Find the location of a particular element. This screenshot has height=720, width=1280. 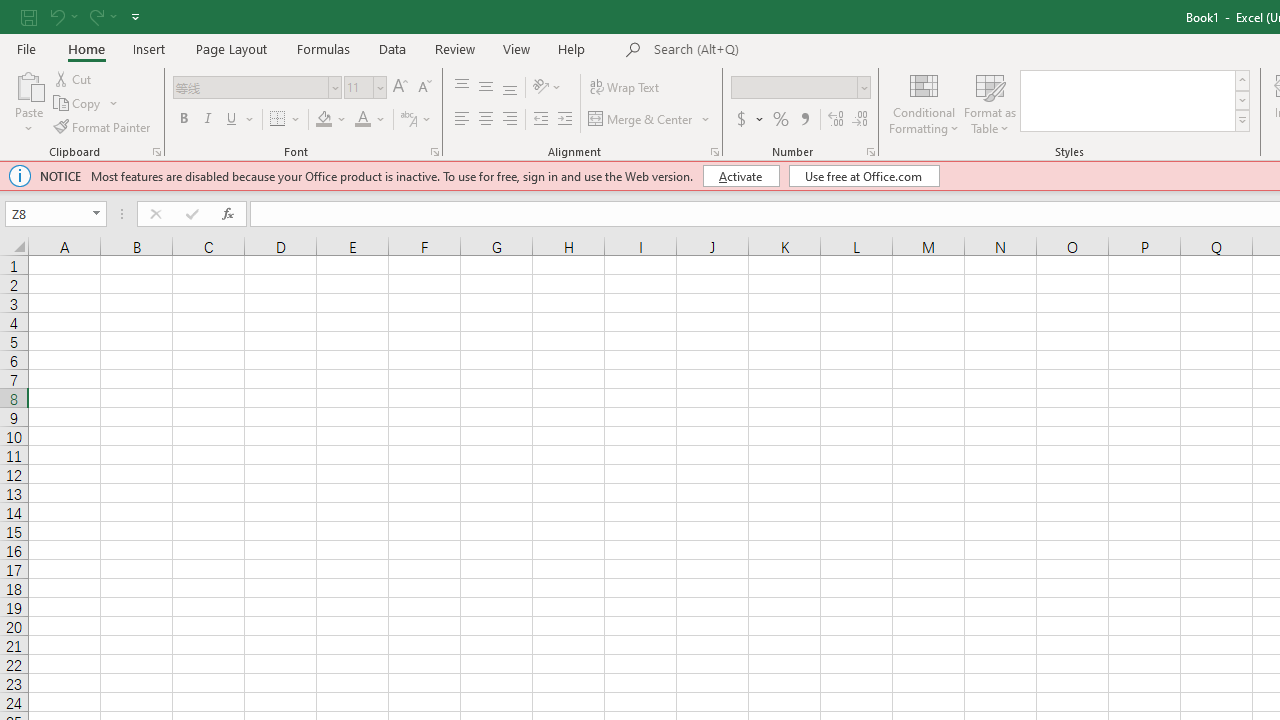

'Font Color' is located at coordinates (370, 119).